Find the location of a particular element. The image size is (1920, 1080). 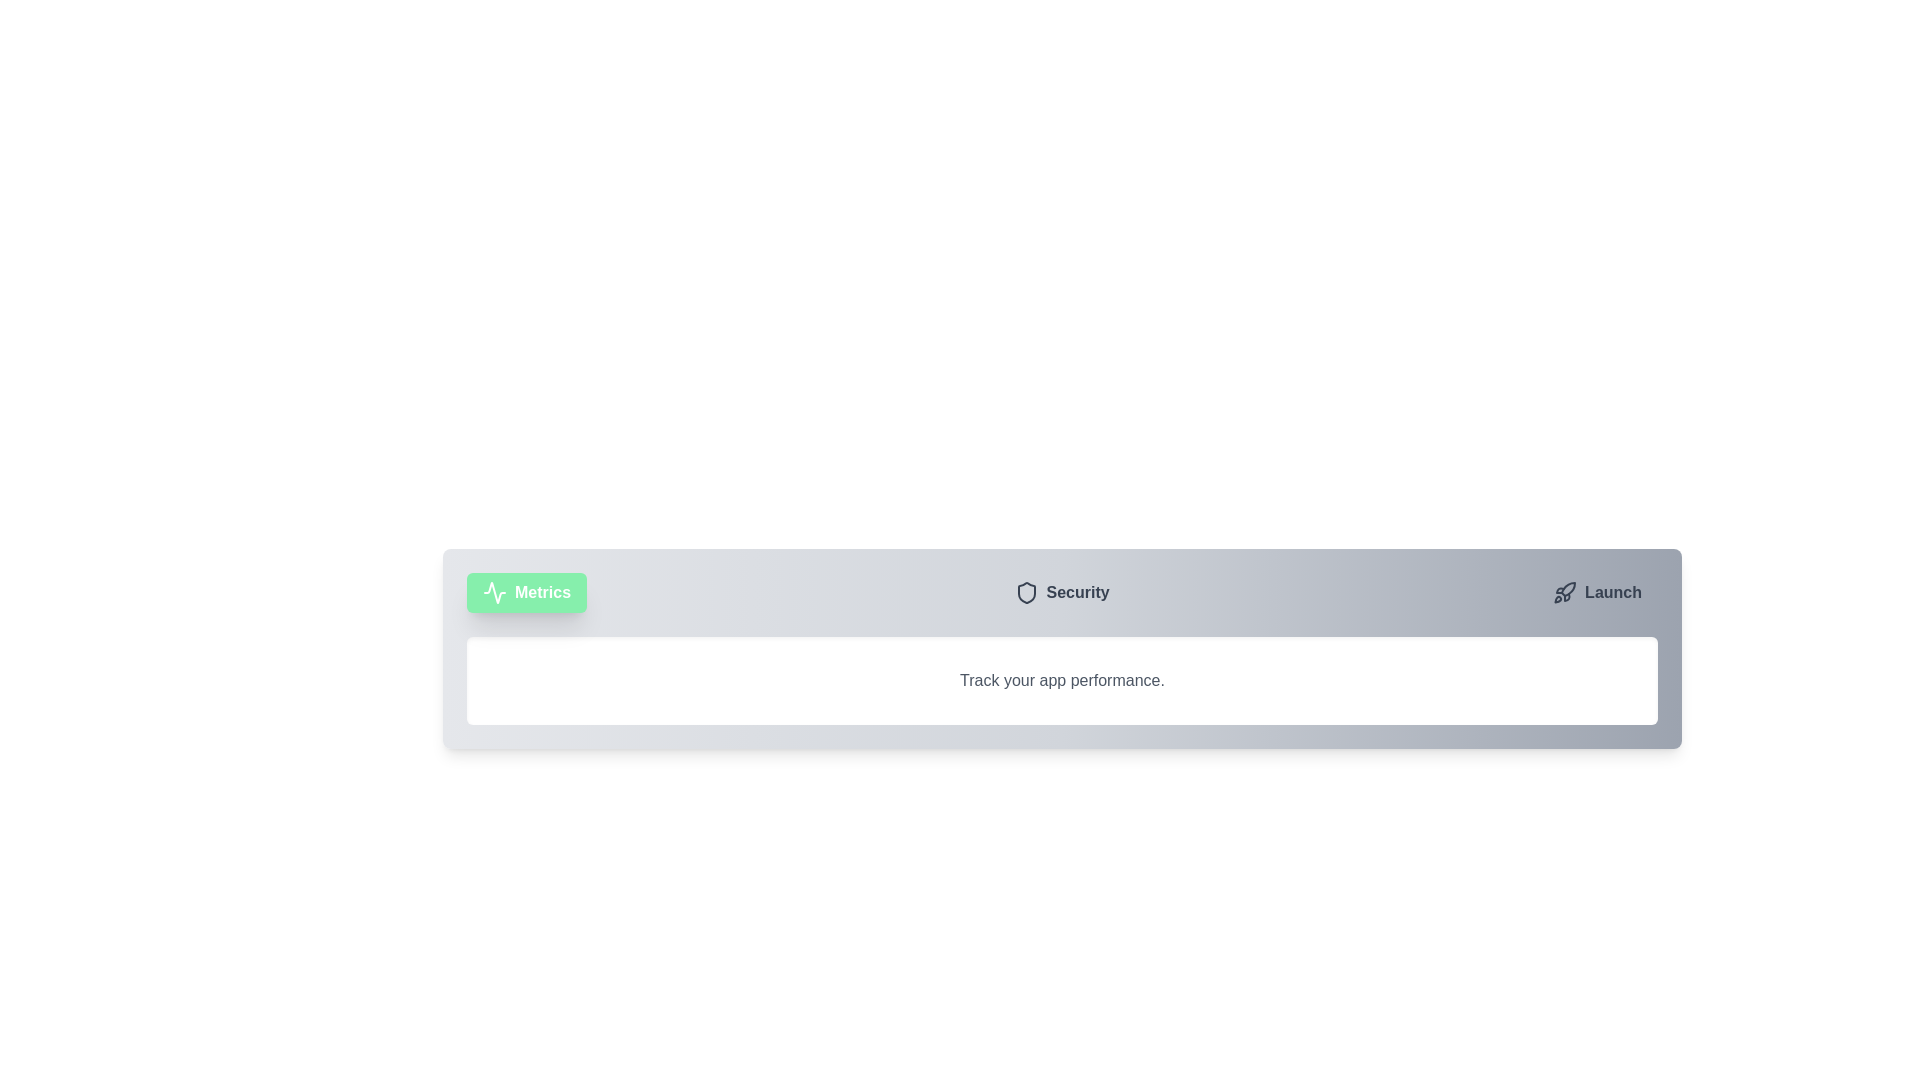

the Launch tab to switch views is located at coordinates (1597, 592).